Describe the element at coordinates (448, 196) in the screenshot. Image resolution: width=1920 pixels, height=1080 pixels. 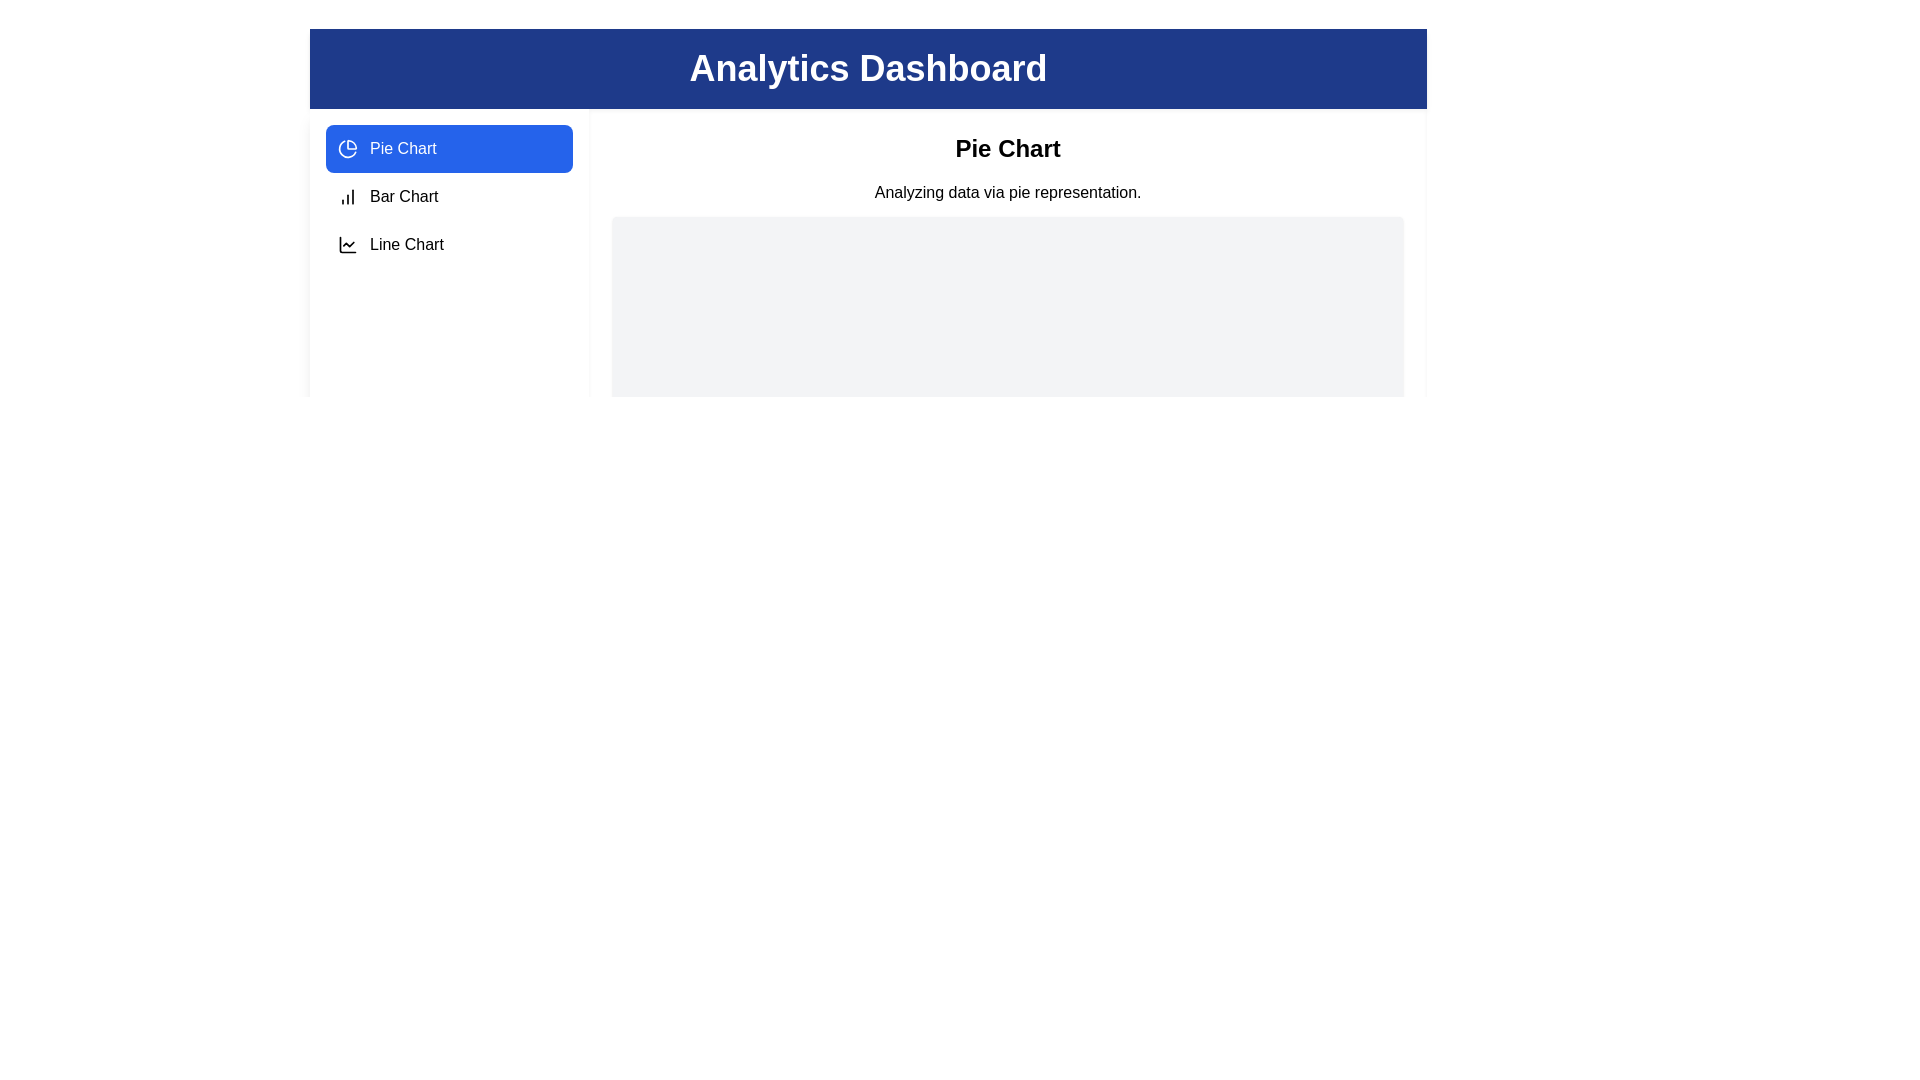
I see `the tab labeled Bar Chart in the sidebar` at that location.